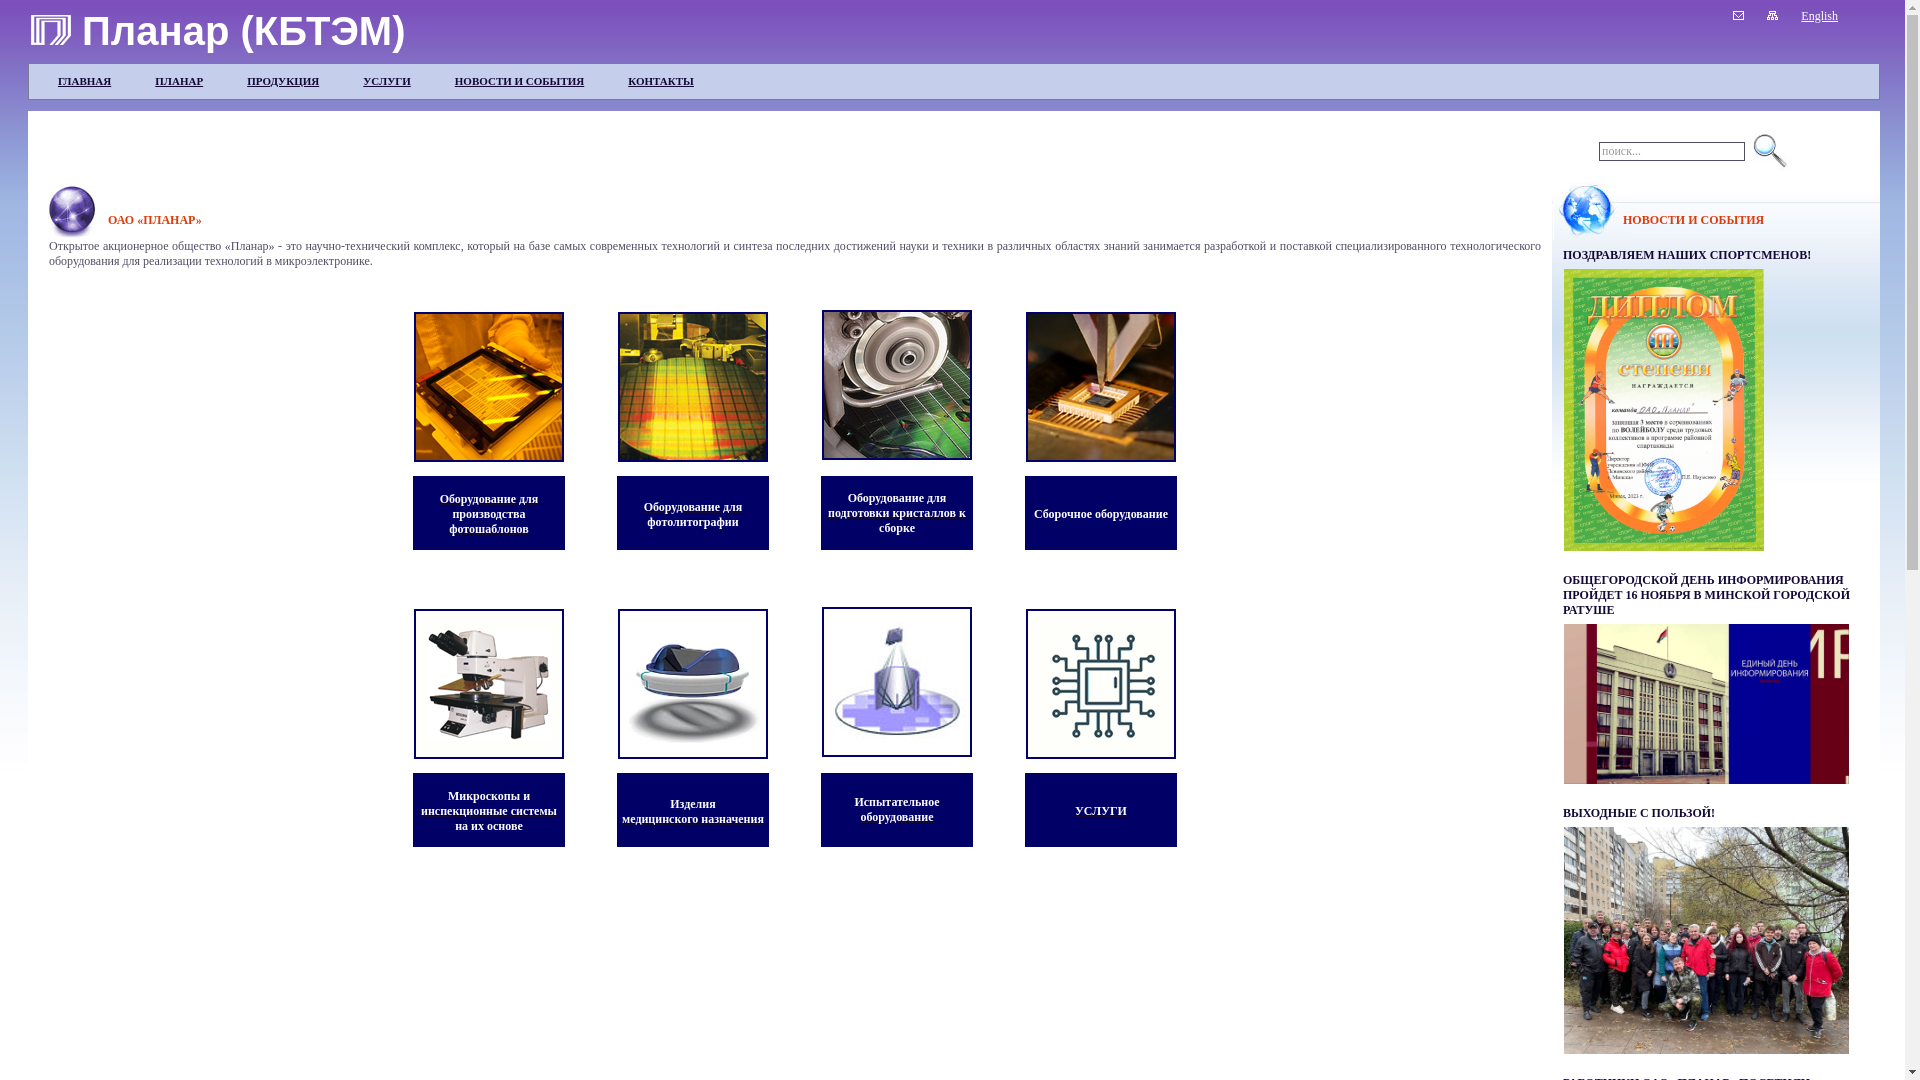 The height and width of the screenshot is (1080, 1920). I want to click on 'English', so click(1819, 15).